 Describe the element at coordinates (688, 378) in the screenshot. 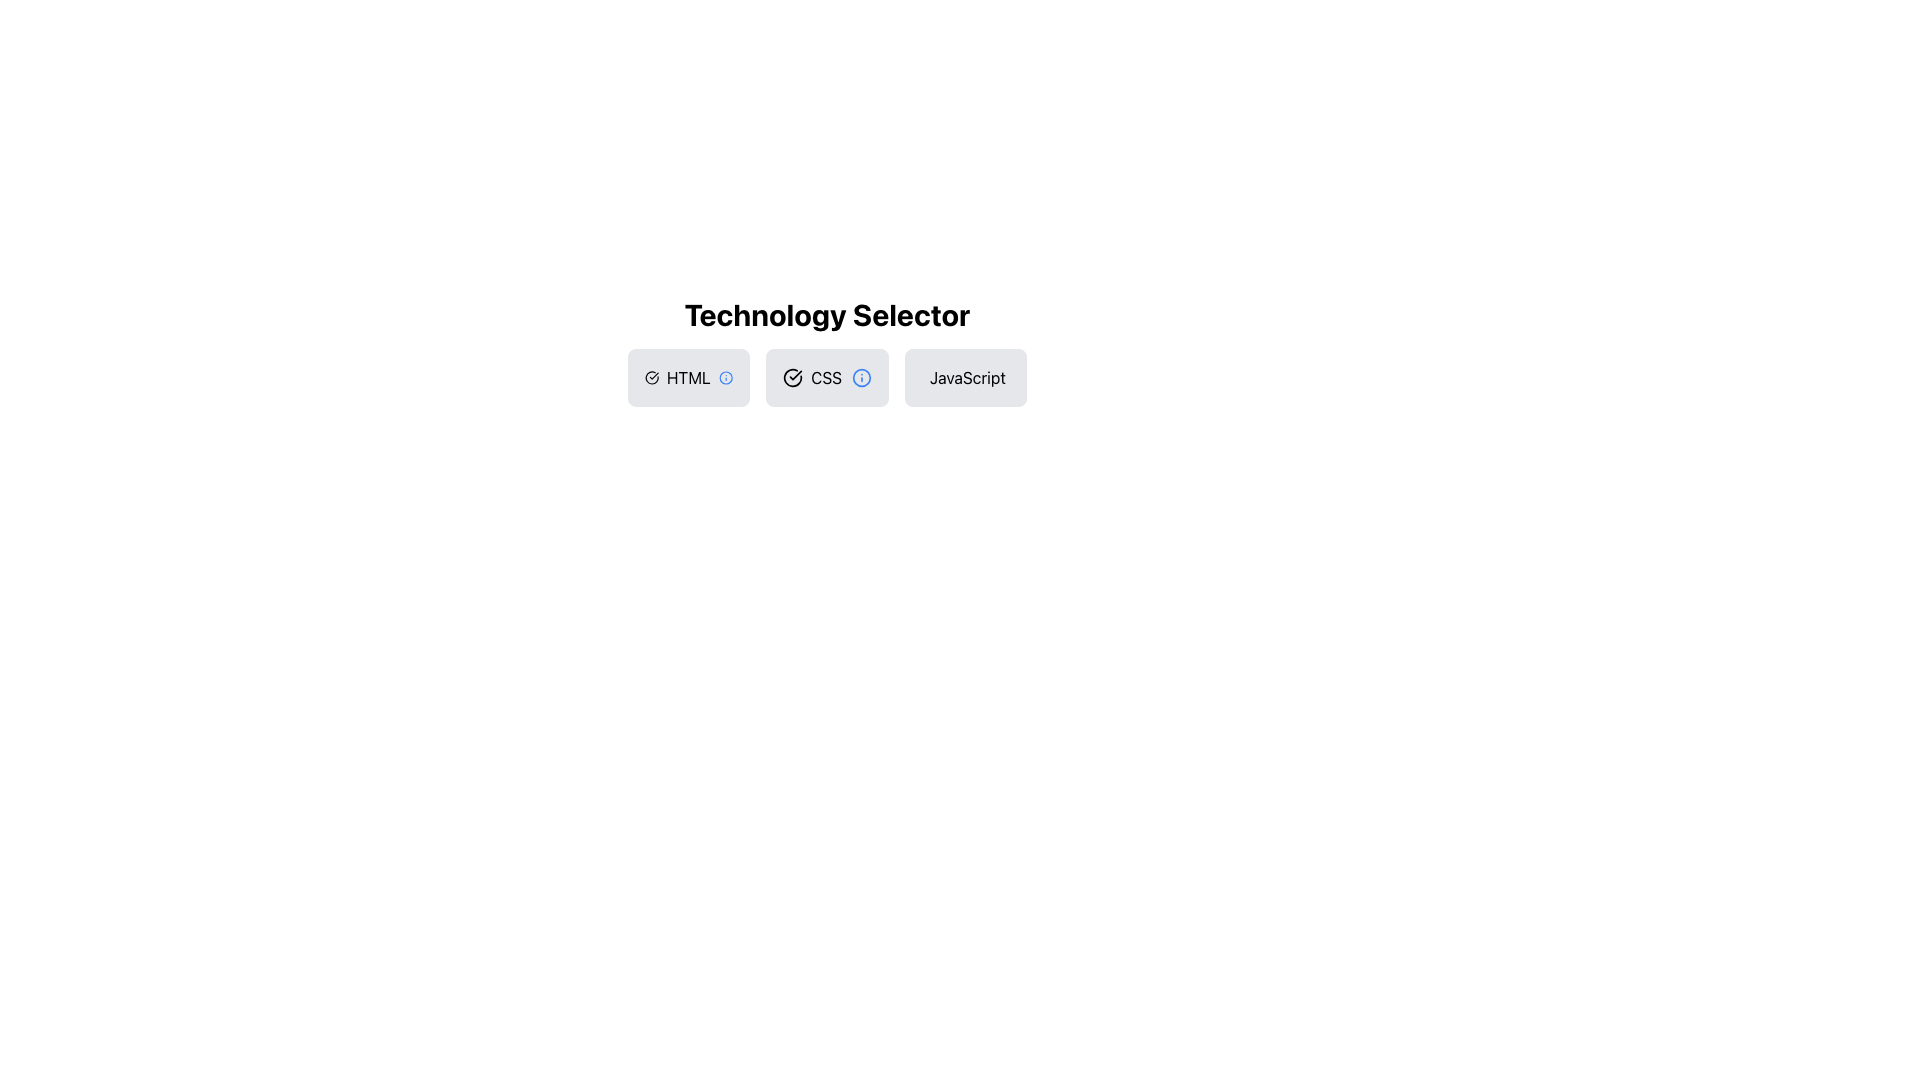

I see `the first button labeled 'HTML' located under the 'Technology Selector' heading` at that location.